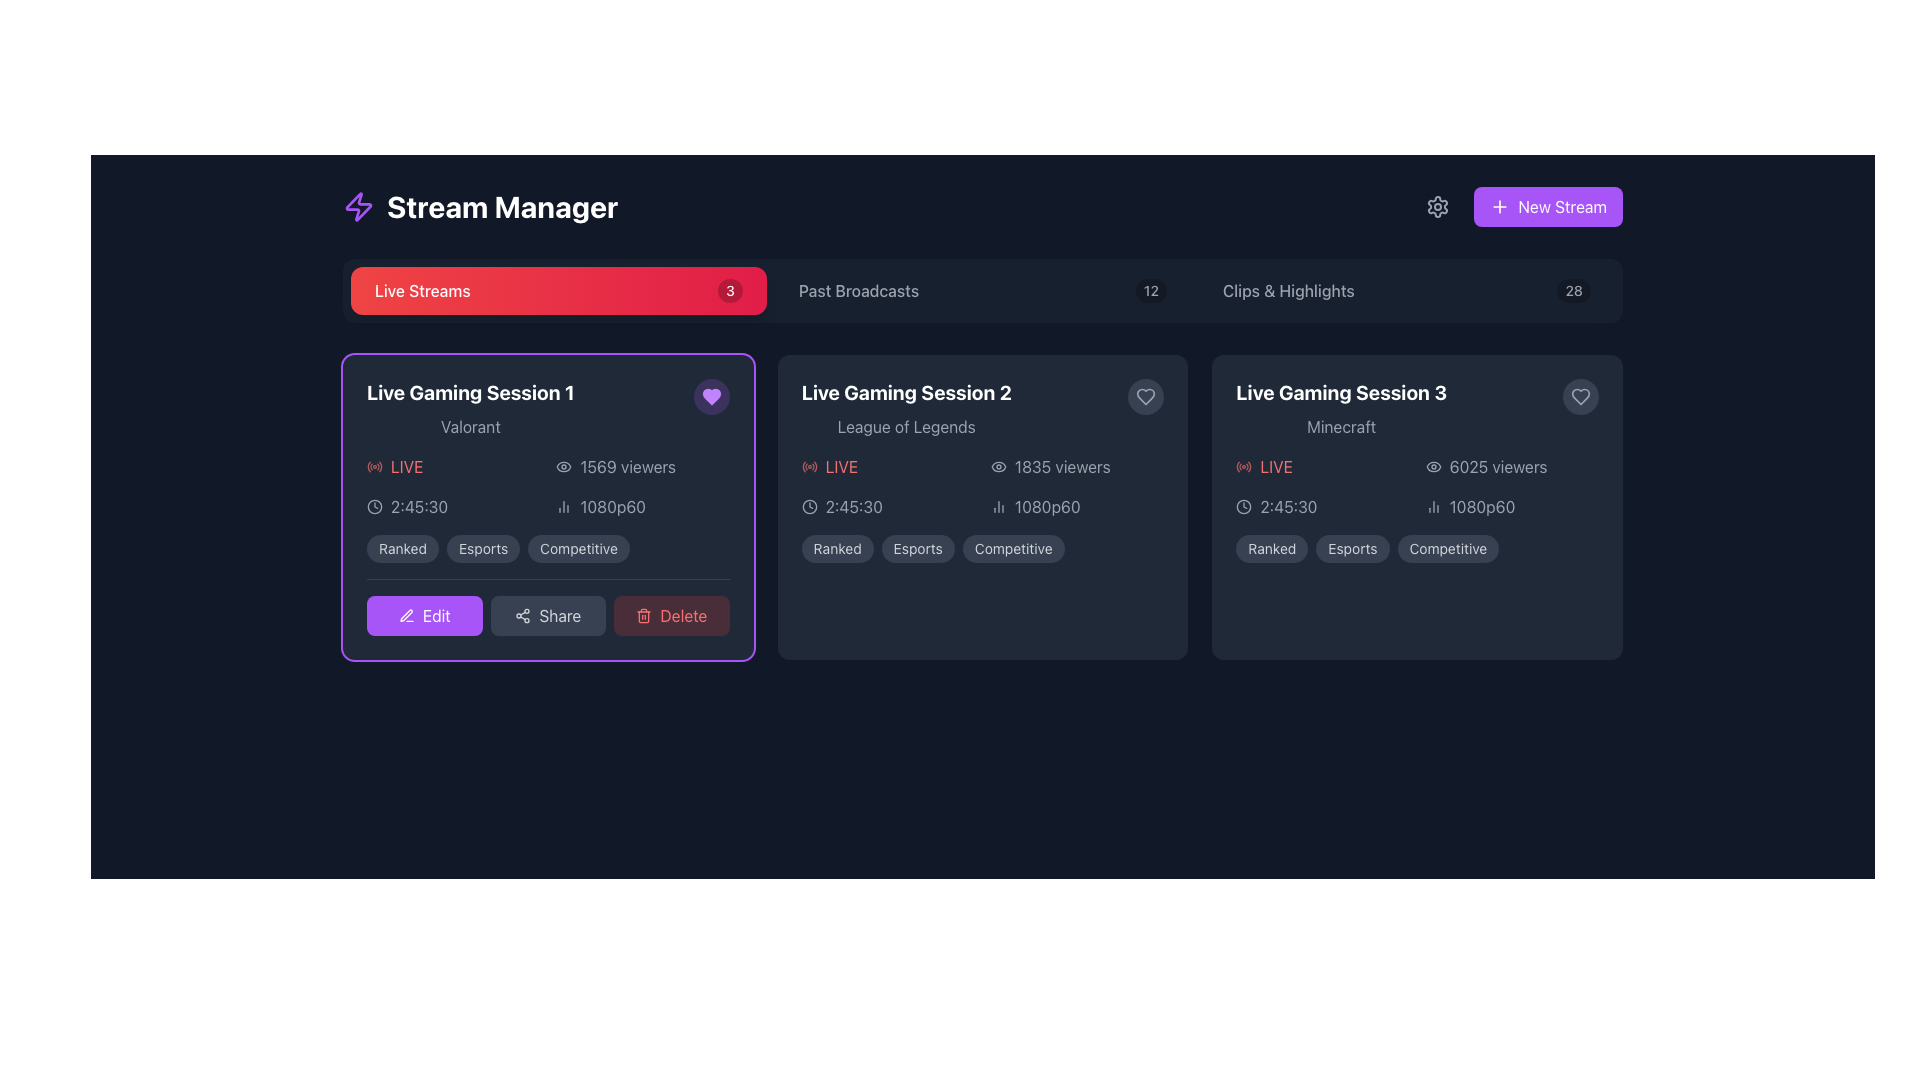  Describe the element at coordinates (483, 548) in the screenshot. I see `text label 'Esports' which is a rounded rectangular badge with a dark gray background and light gray text, located as the second badge in a horizontal list under 'Live Gaming Session 1'` at that location.